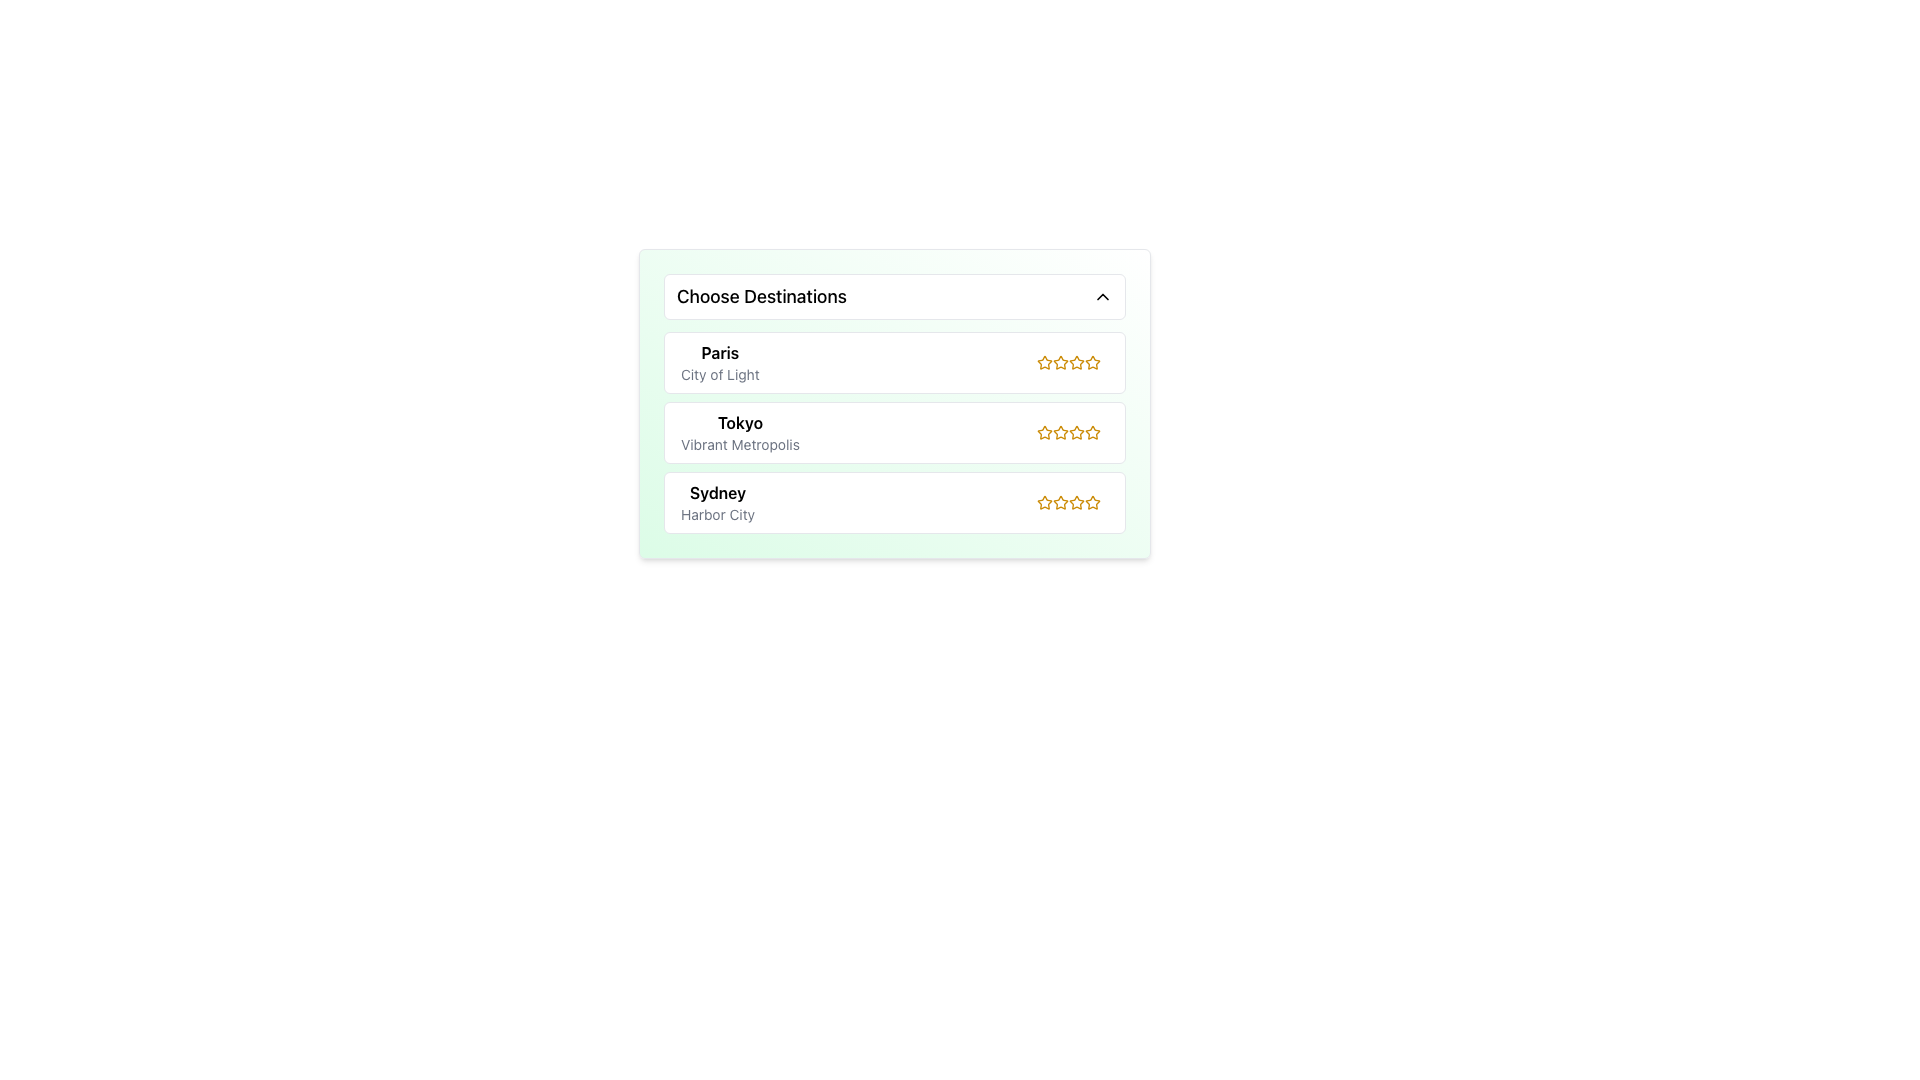  Describe the element at coordinates (1092, 501) in the screenshot. I see `the fifth star icon representing the rating level for 'Sydney'` at that location.